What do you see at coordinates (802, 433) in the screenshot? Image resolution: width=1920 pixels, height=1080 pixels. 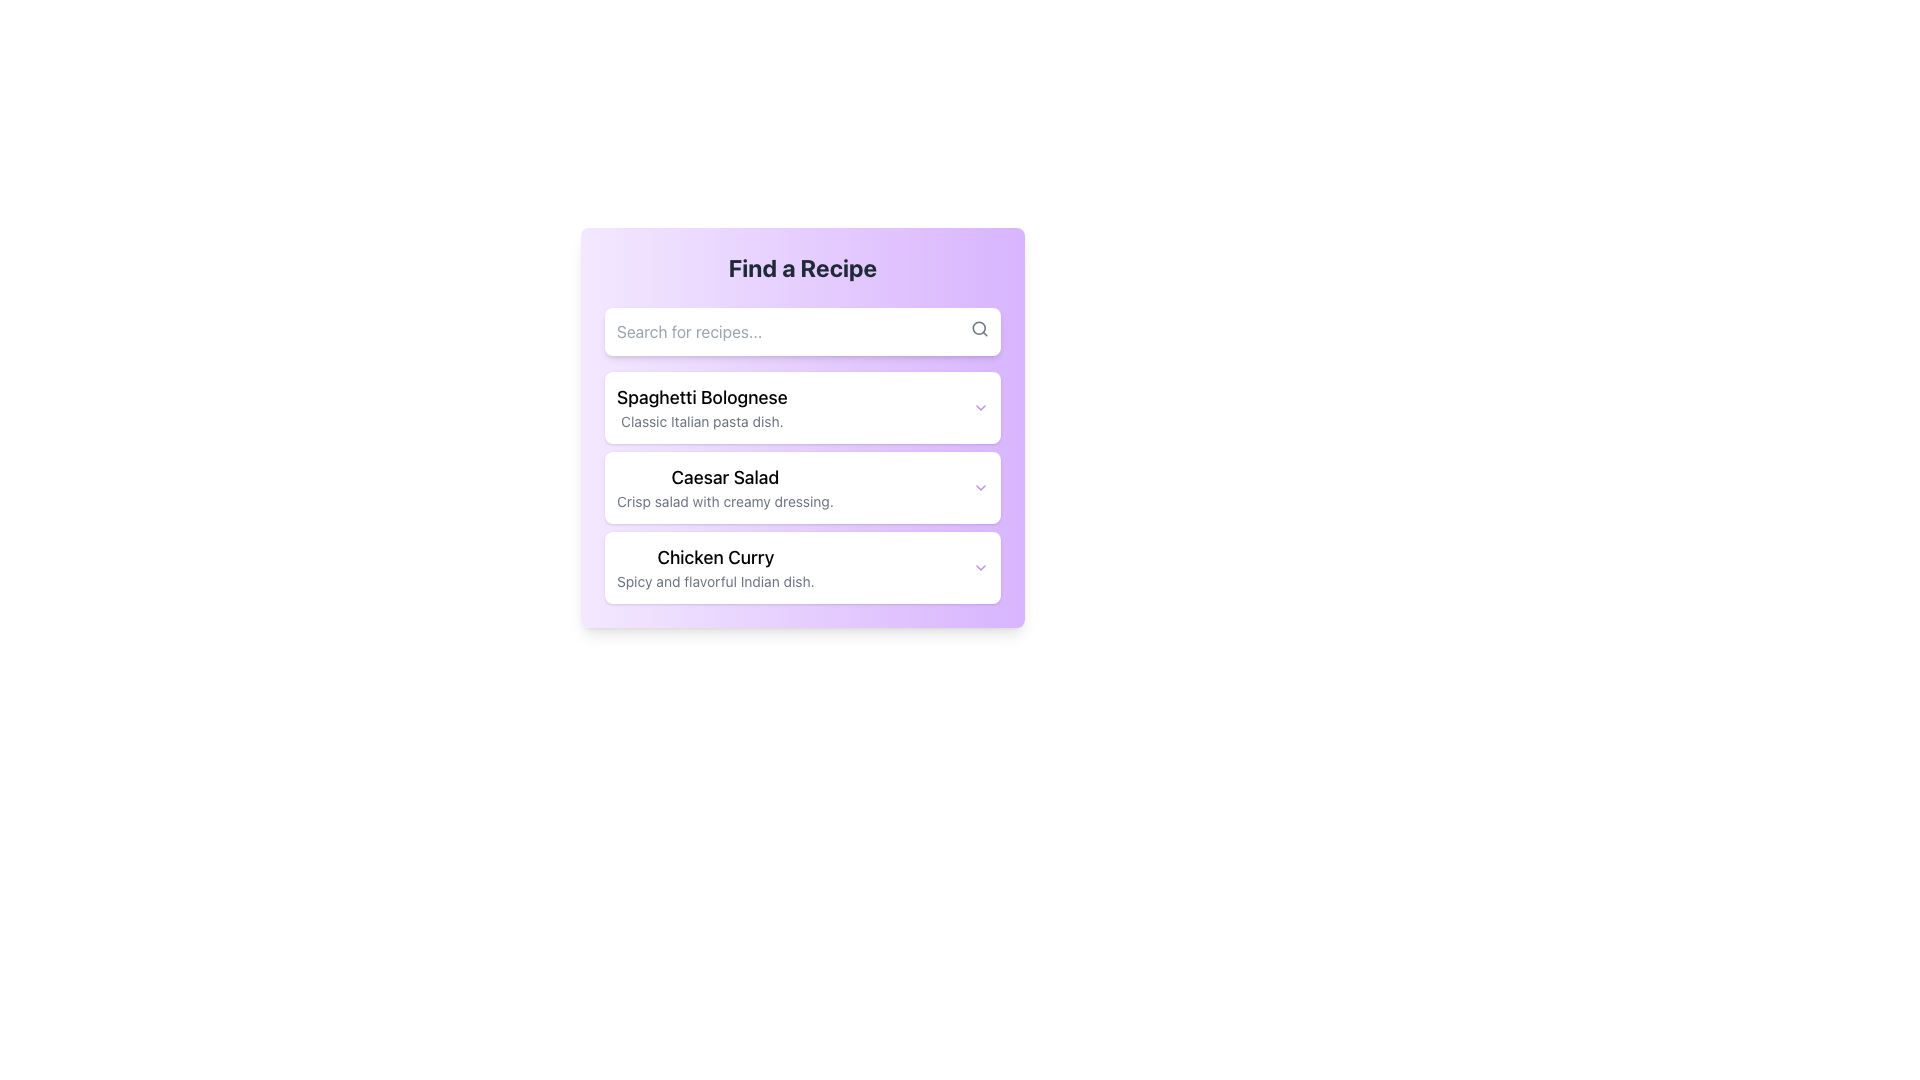 I see `the recipe card displaying 'Spaghetti Bolognese', which is the topmost card in the list of recipe cards located below the search bar` at bounding box center [802, 433].